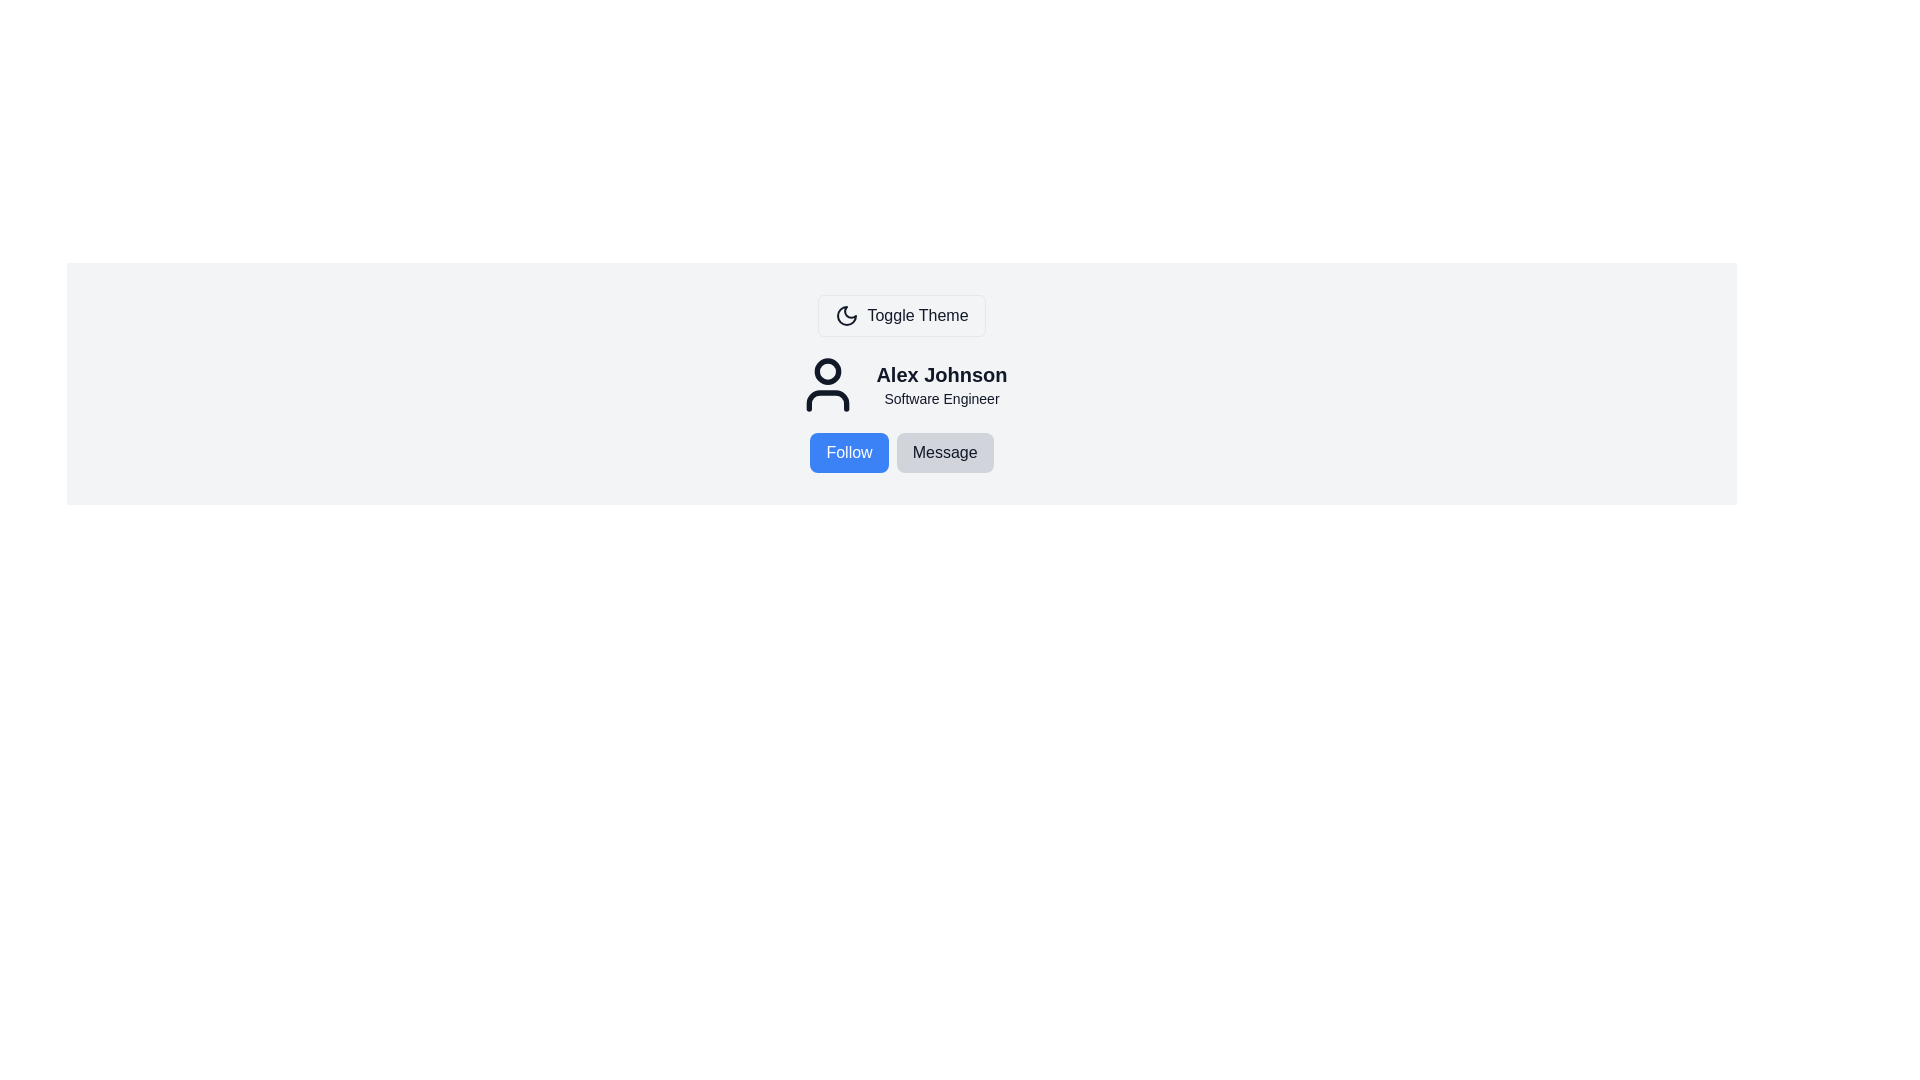 This screenshot has width=1920, height=1080. What do you see at coordinates (828, 385) in the screenshot?
I see `the user profile icon located to the left of the text 'Alex Johnson' and 'Software Engineer', which serves as a visual cue for the associated user information` at bounding box center [828, 385].